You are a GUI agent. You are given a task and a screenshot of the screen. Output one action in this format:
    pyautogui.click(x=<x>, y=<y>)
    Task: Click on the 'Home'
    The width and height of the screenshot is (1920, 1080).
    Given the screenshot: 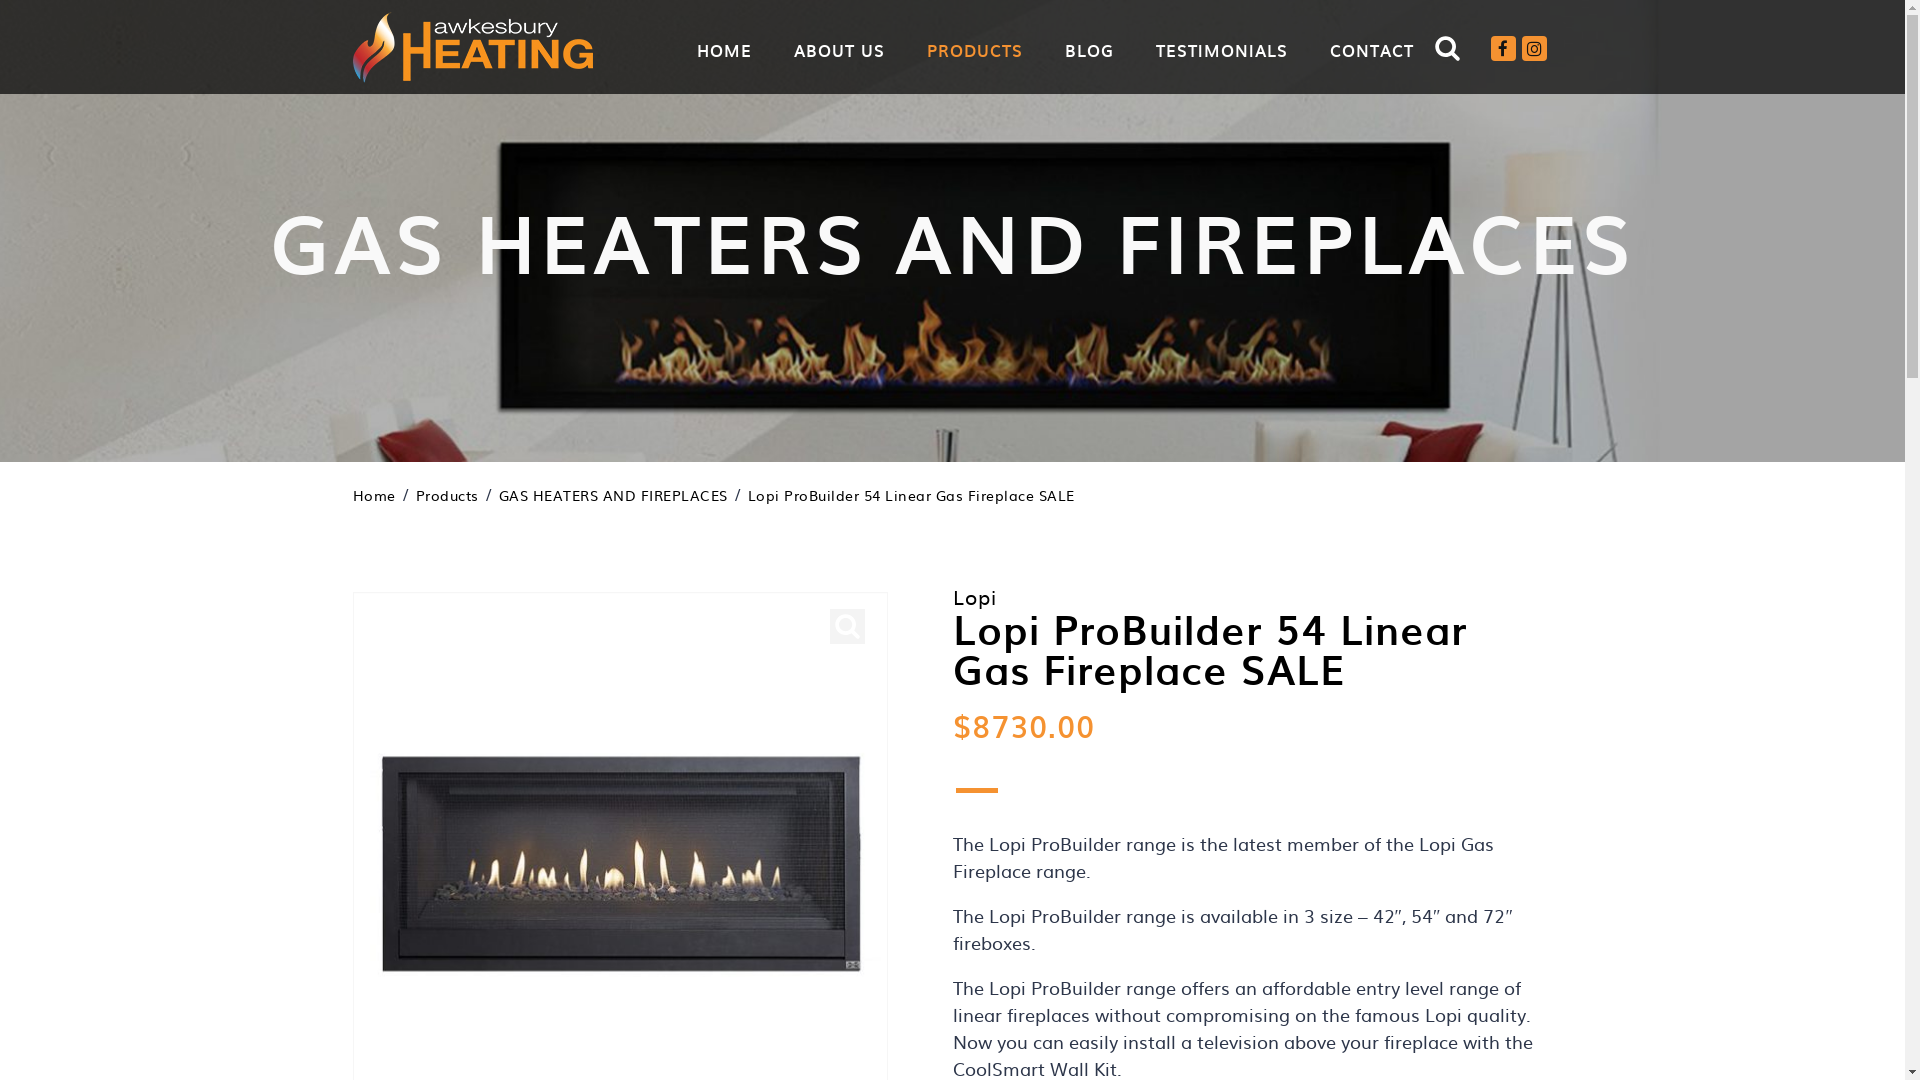 What is the action you would take?
    pyautogui.click(x=373, y=494)
    